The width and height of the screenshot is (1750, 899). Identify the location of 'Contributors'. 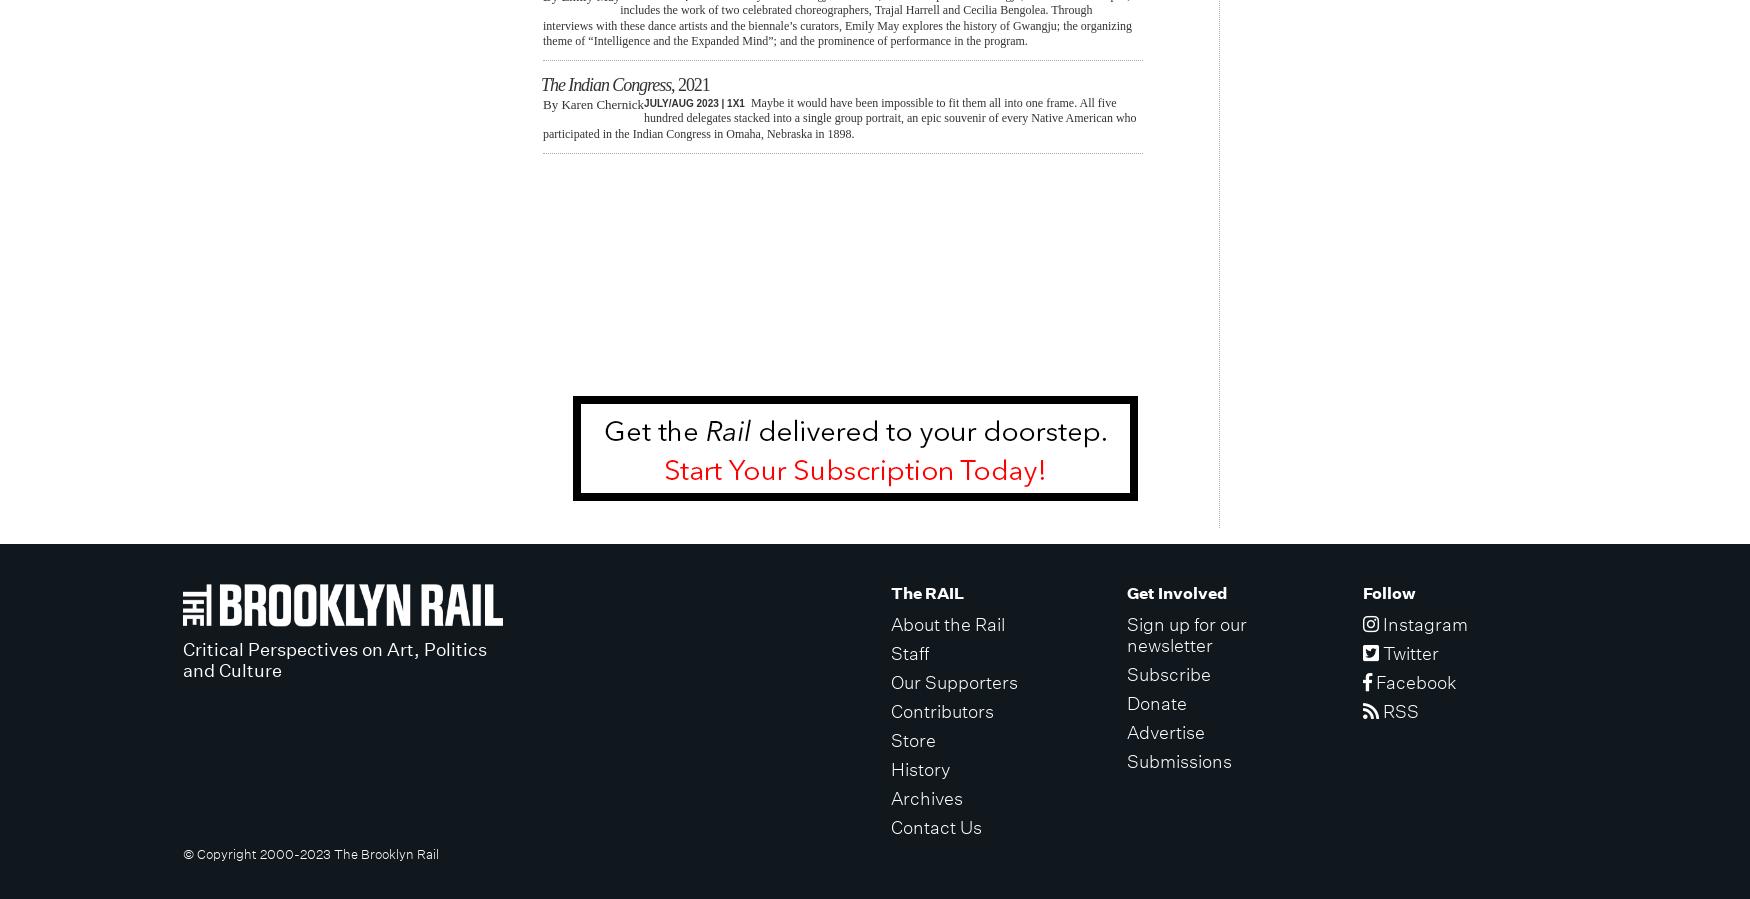
(942, 709).